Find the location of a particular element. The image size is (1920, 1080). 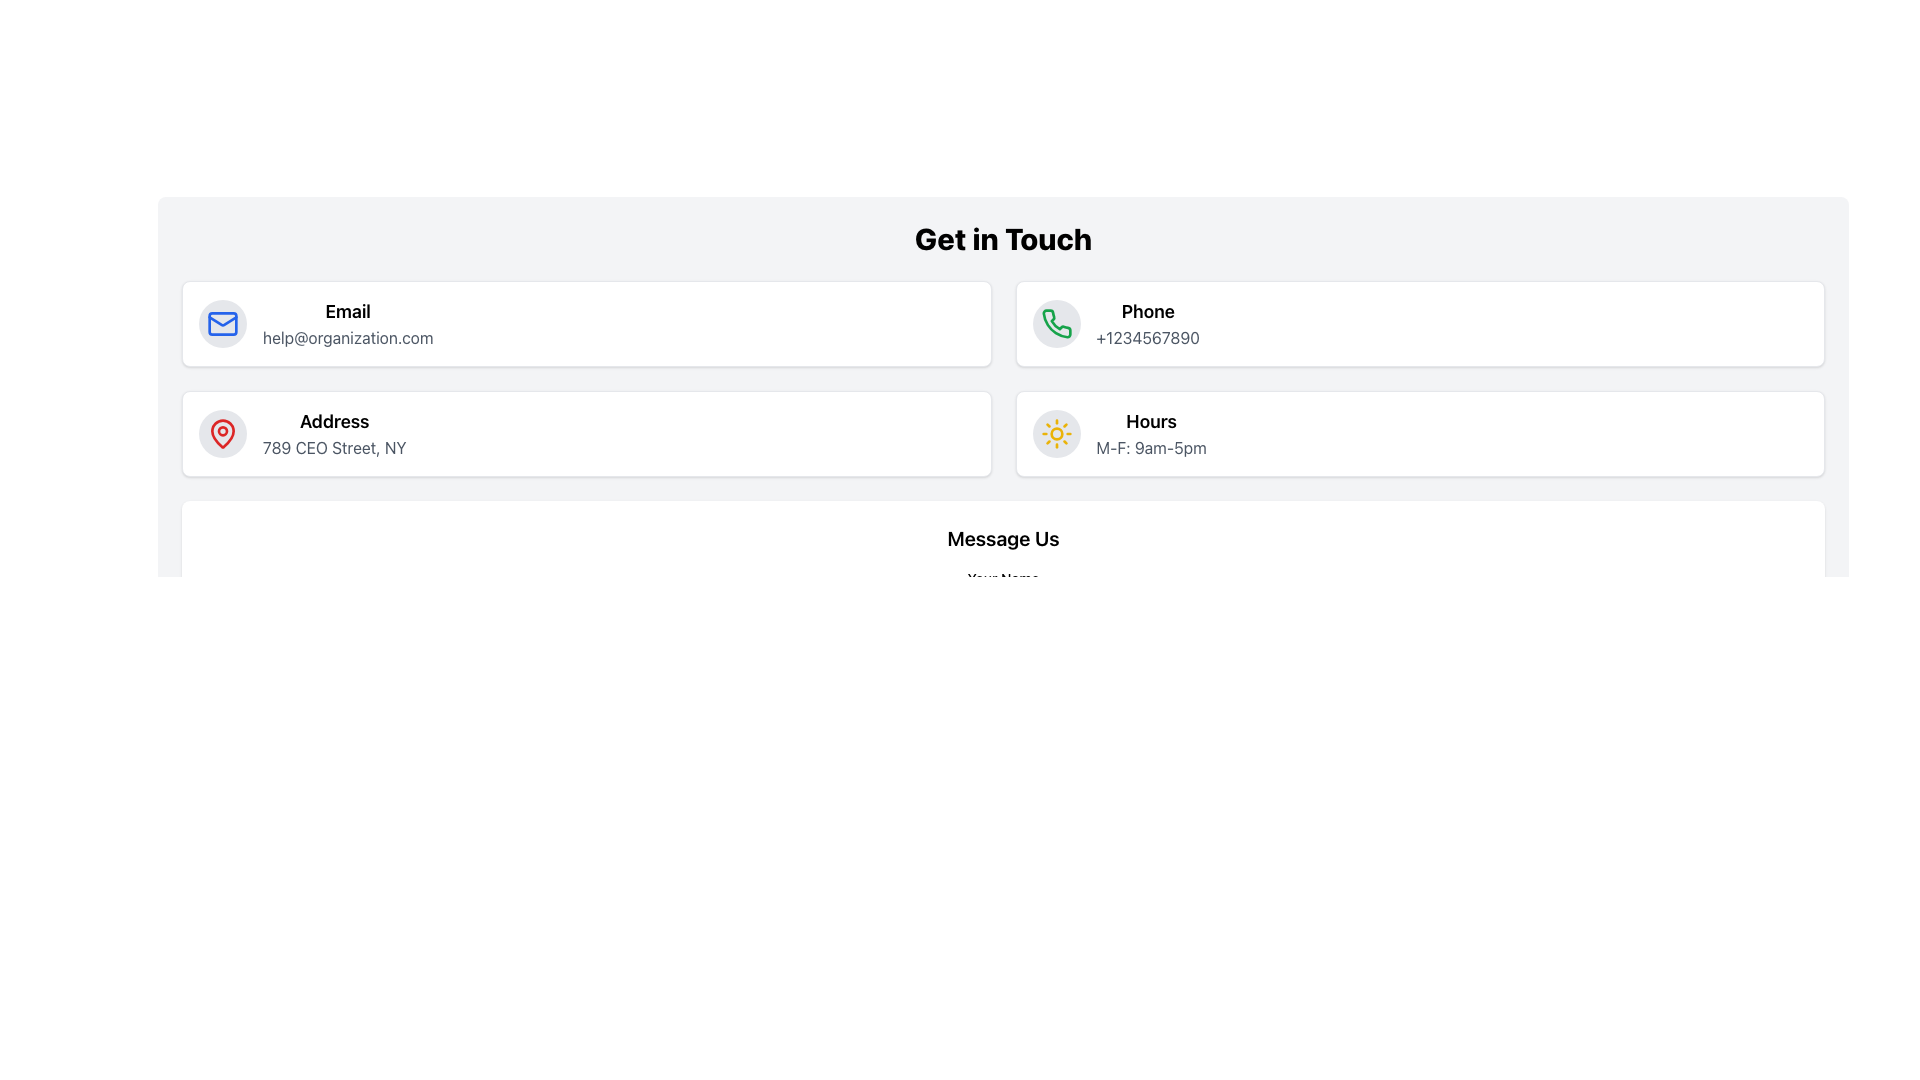

the map pin icon located in the Address section of the 'Get in Touch' layout is located at coordinates (222, 433).